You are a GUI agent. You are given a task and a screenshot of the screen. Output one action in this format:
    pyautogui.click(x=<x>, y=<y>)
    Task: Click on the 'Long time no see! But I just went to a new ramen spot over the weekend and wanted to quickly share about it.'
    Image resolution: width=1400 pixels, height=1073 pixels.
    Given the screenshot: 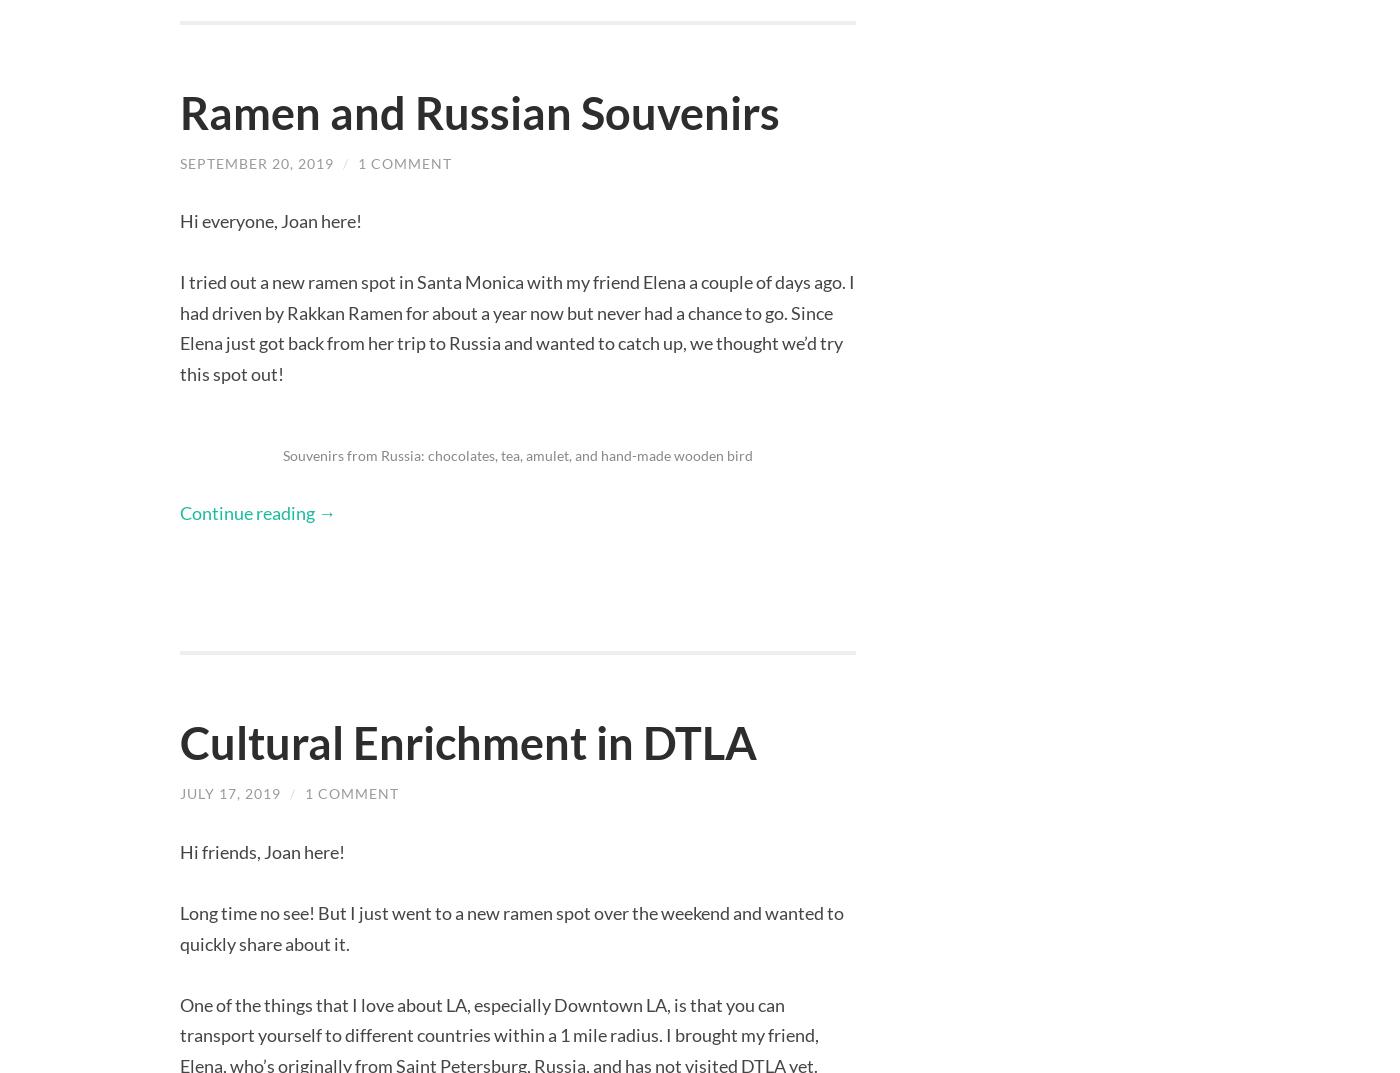 What is the action you would take?
    pyautogui.click(x=511, y=927)
    